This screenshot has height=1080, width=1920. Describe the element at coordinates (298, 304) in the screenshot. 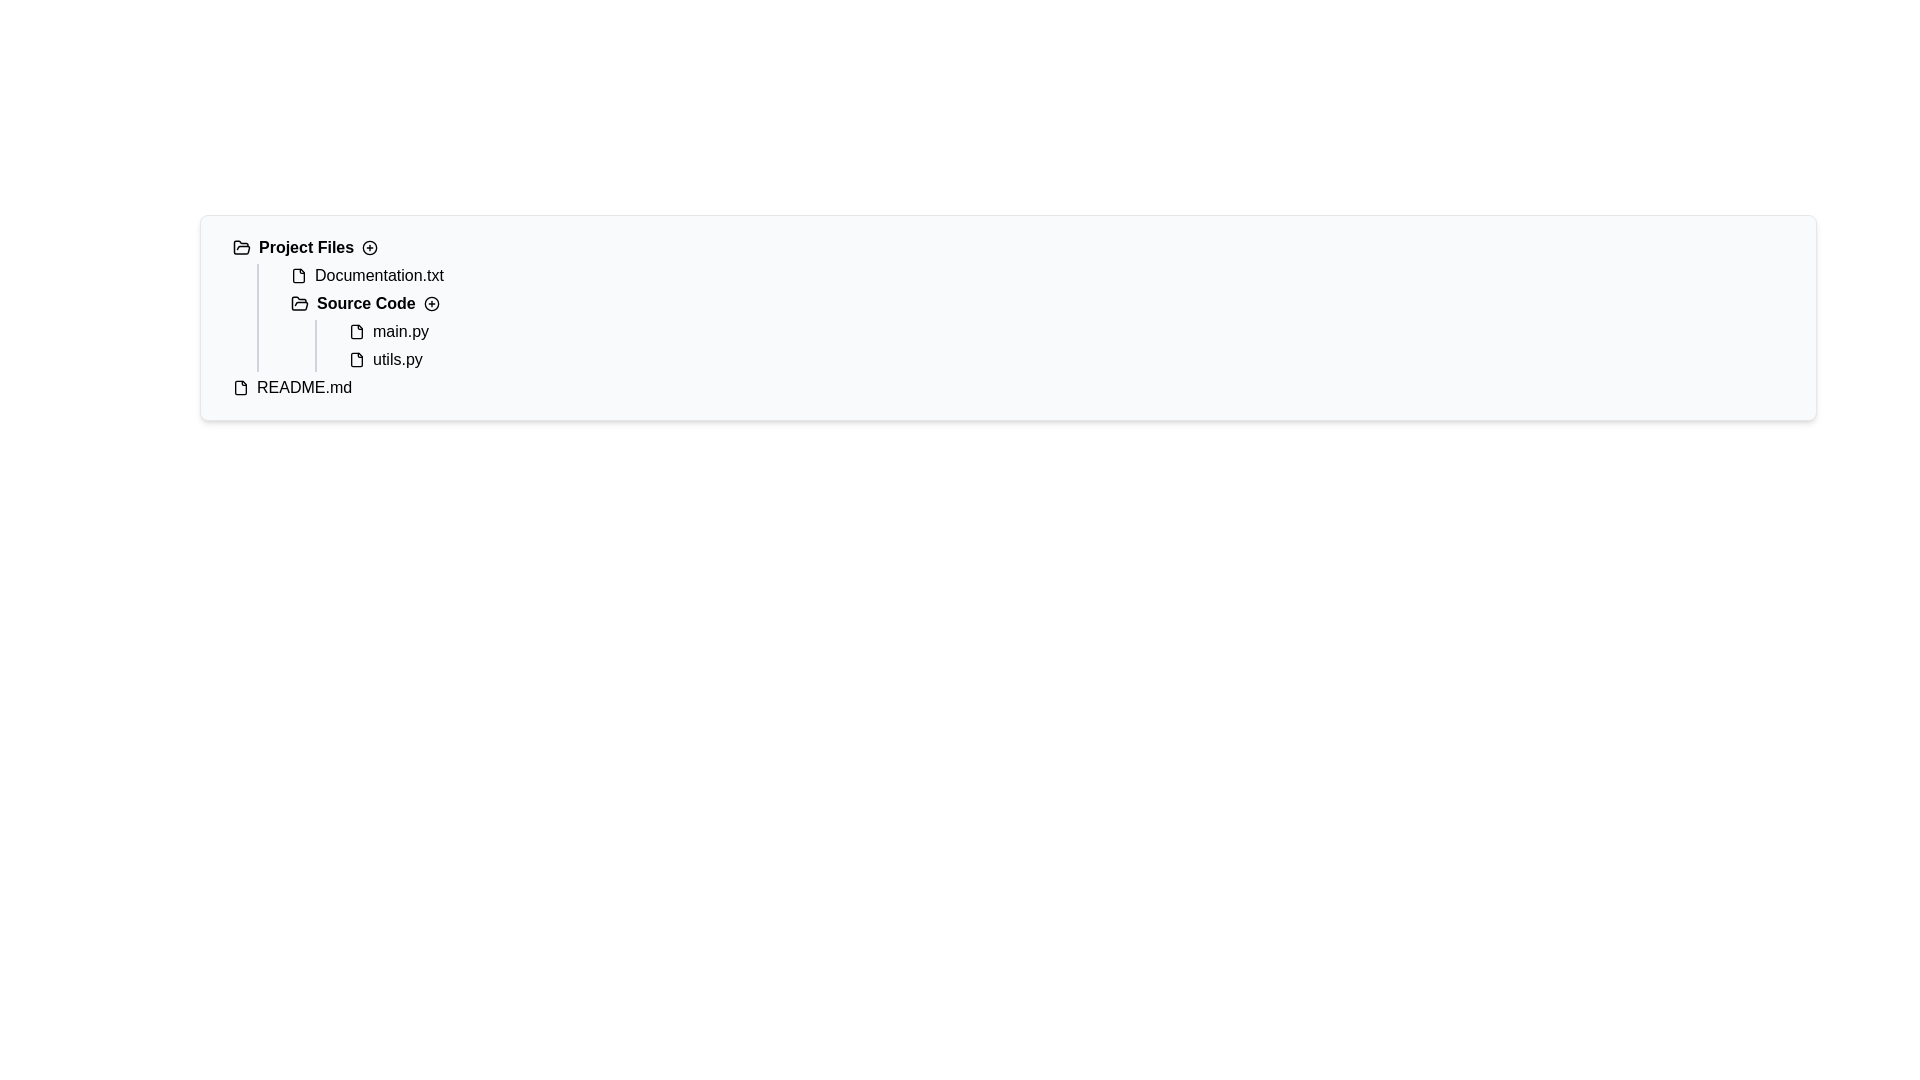

I see `the open folder icon, which is an SVG image with bold black outlines, located to the left of the 'Source Code' text` at that location.